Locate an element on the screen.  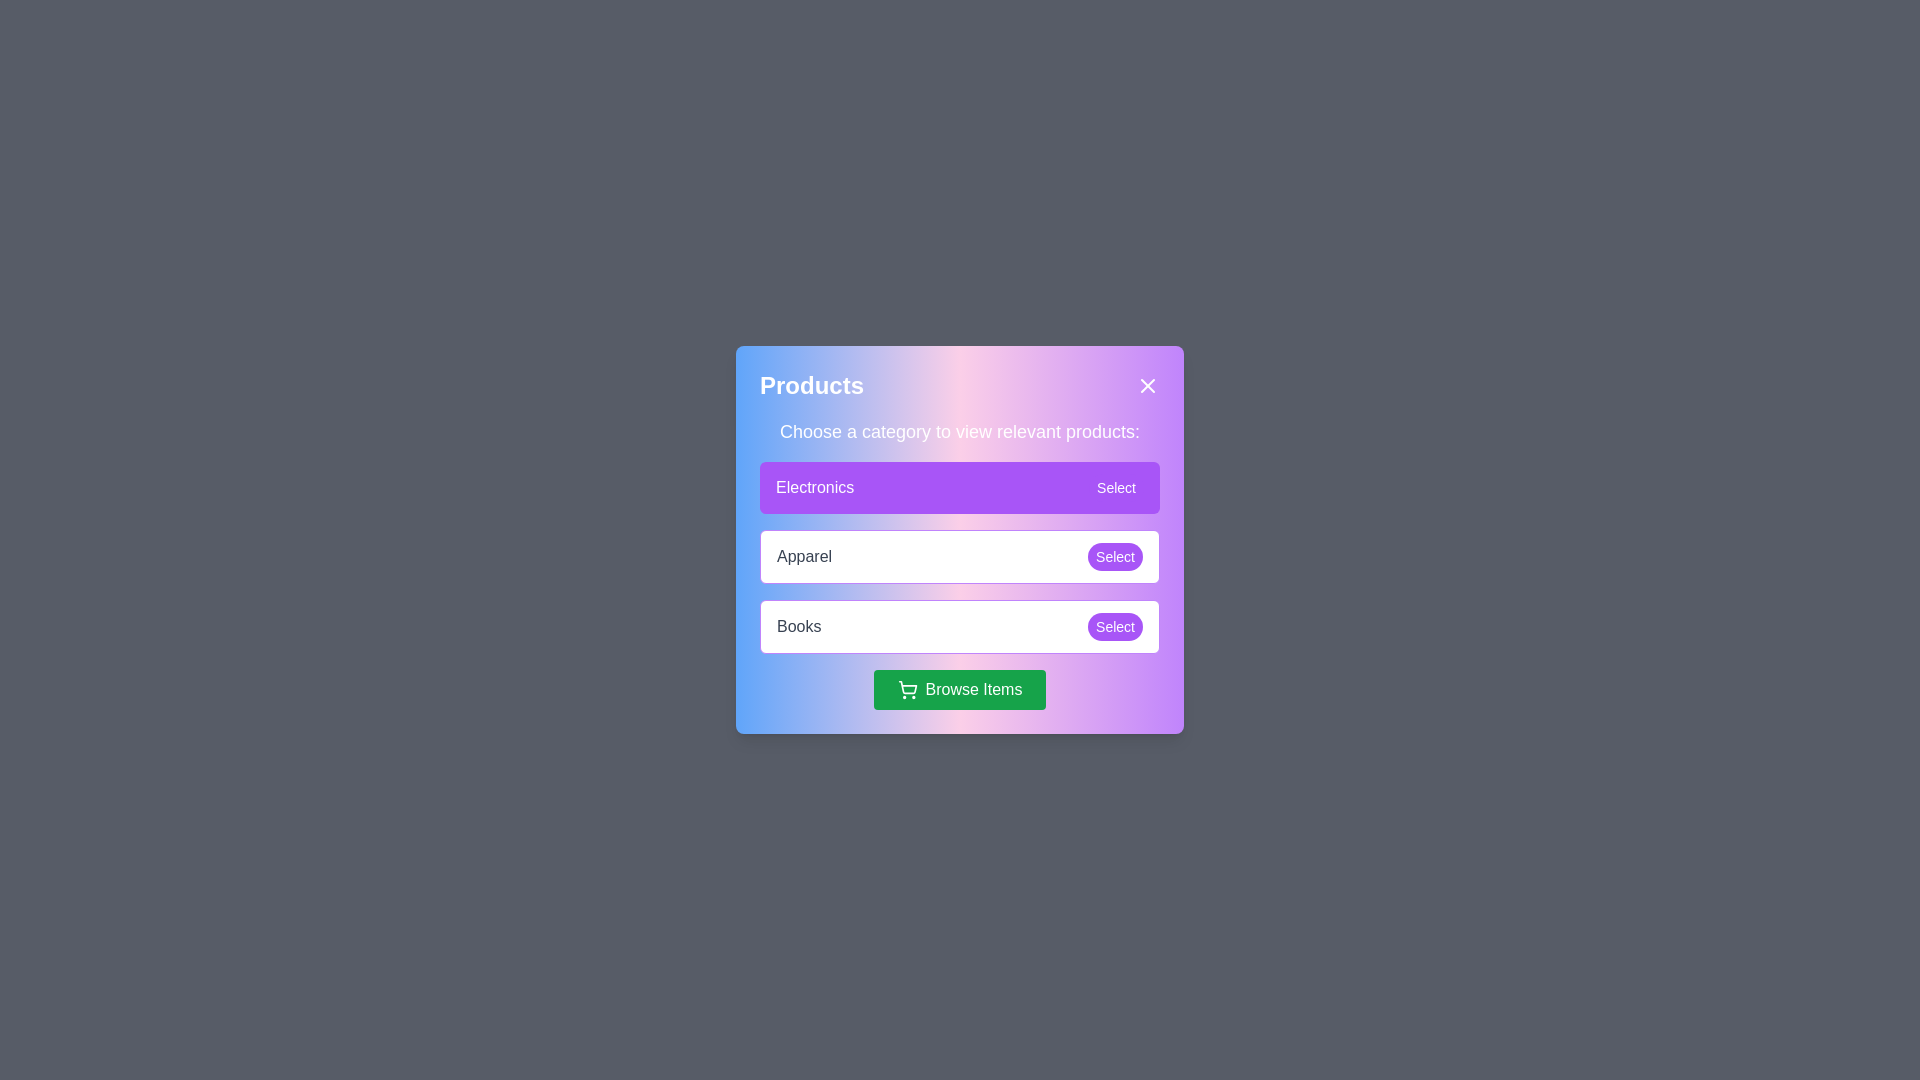
the 'Select' button next to the 'Books' category is located at coordinates (1113, 626).